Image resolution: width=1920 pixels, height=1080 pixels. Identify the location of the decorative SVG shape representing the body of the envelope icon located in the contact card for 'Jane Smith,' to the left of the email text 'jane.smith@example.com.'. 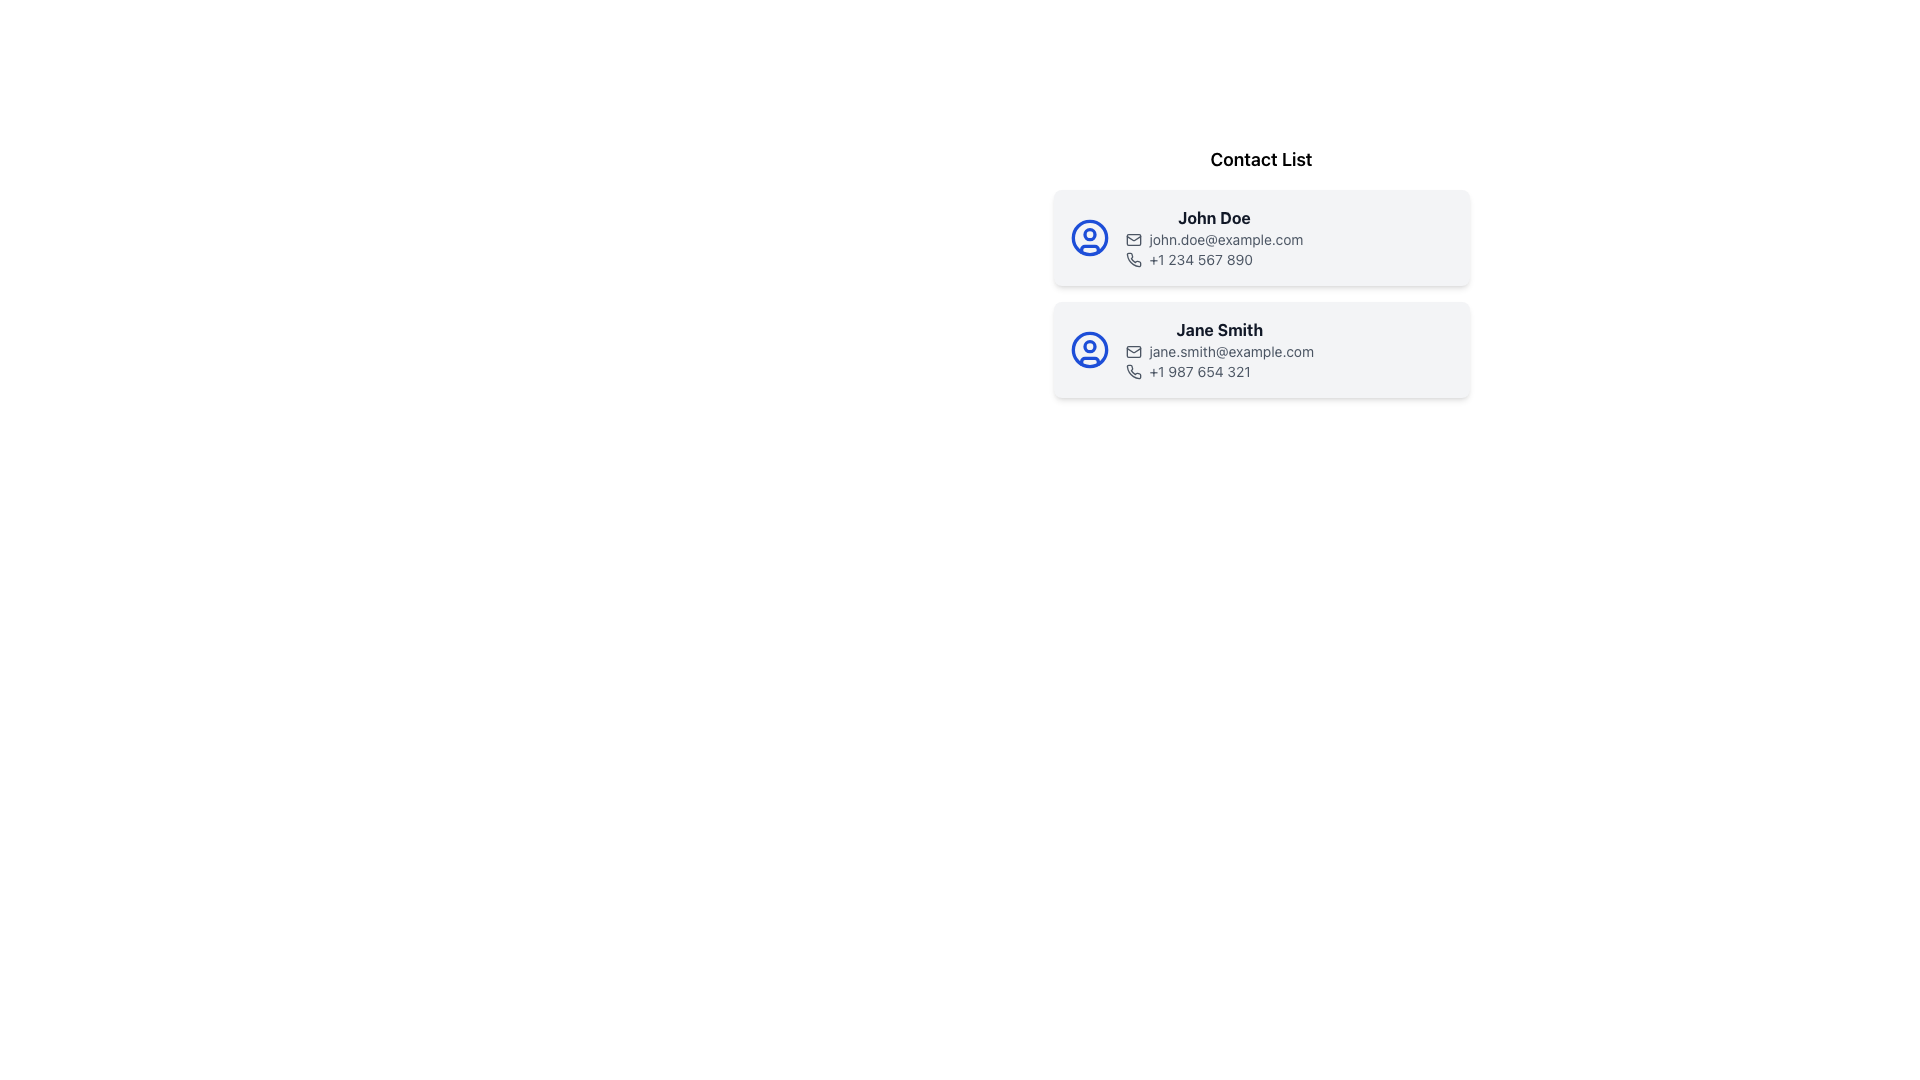
(1133, 350).